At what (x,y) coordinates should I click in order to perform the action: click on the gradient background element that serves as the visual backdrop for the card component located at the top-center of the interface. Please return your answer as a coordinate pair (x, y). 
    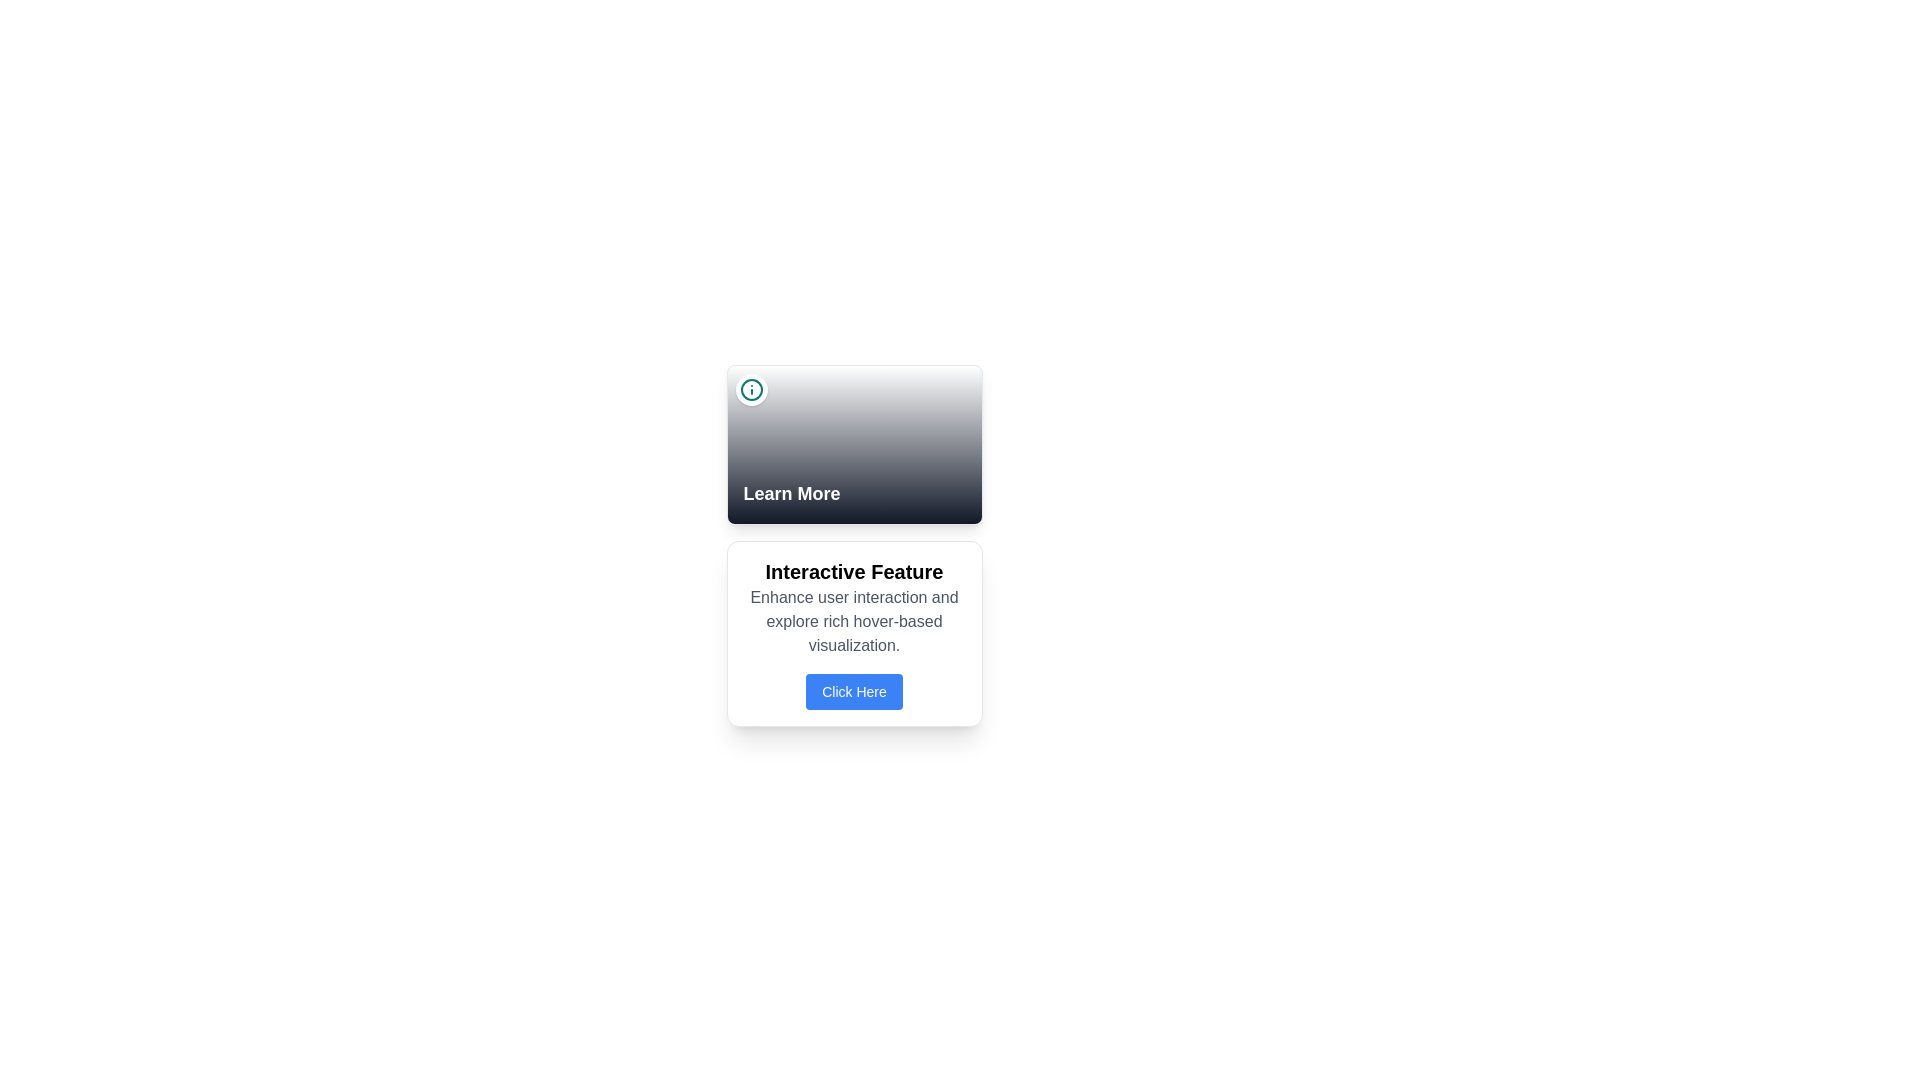
    Looking at the image, I should click on (854, 443).